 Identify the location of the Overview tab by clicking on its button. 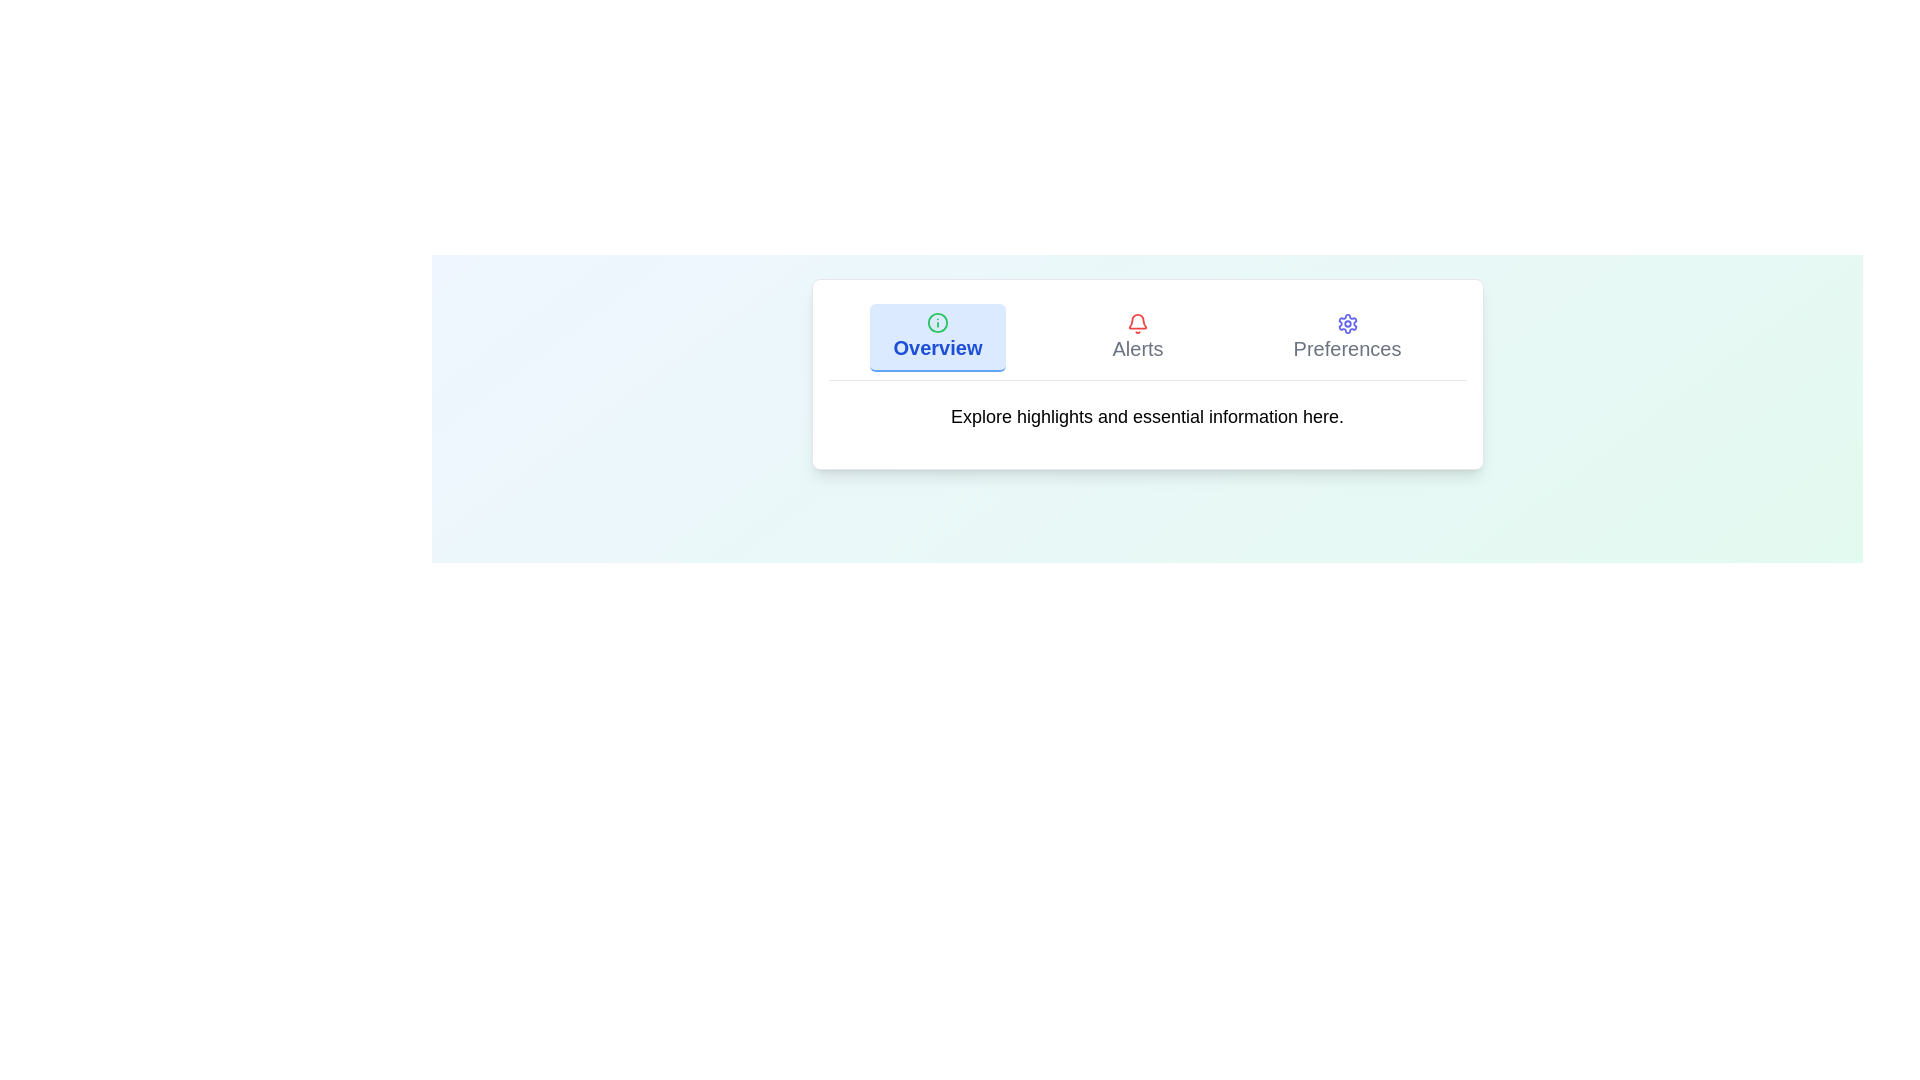
(935, 337).